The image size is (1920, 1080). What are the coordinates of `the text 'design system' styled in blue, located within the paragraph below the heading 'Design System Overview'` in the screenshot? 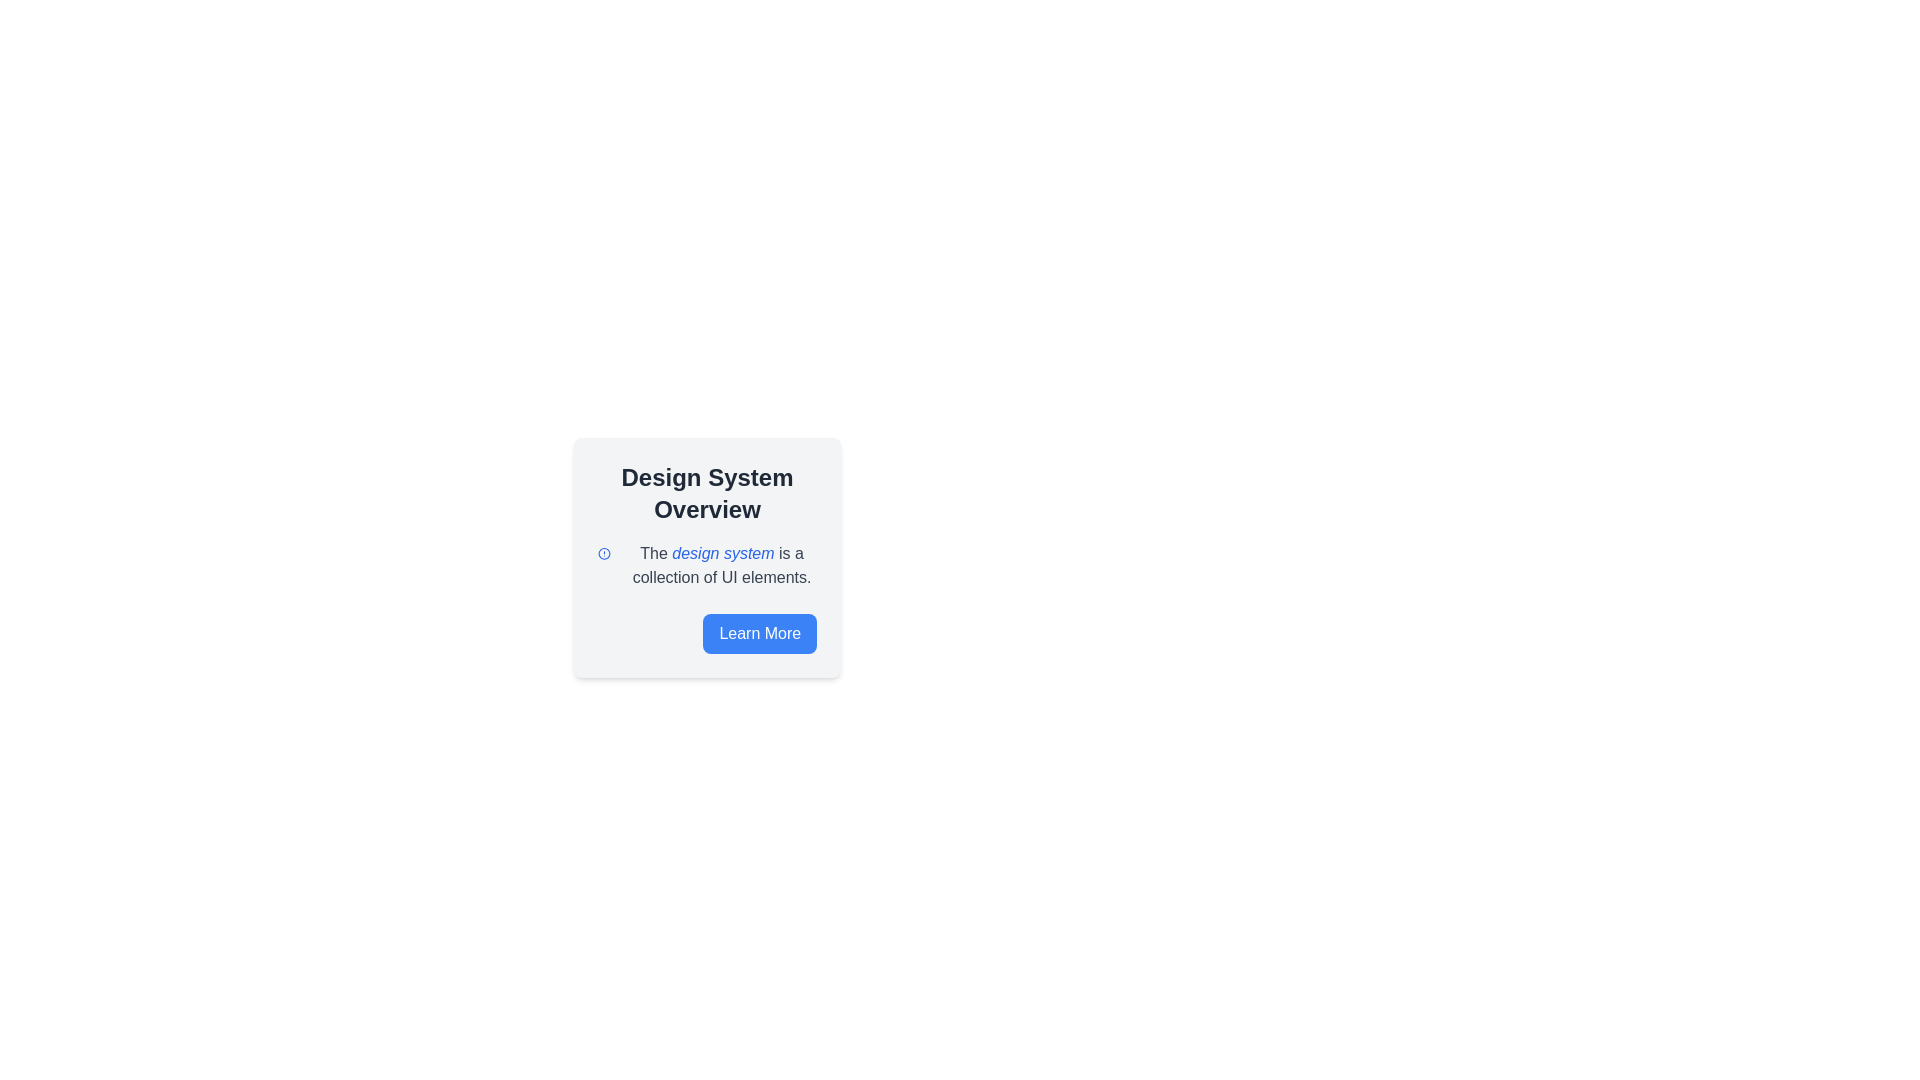 It's located at (722, 553).